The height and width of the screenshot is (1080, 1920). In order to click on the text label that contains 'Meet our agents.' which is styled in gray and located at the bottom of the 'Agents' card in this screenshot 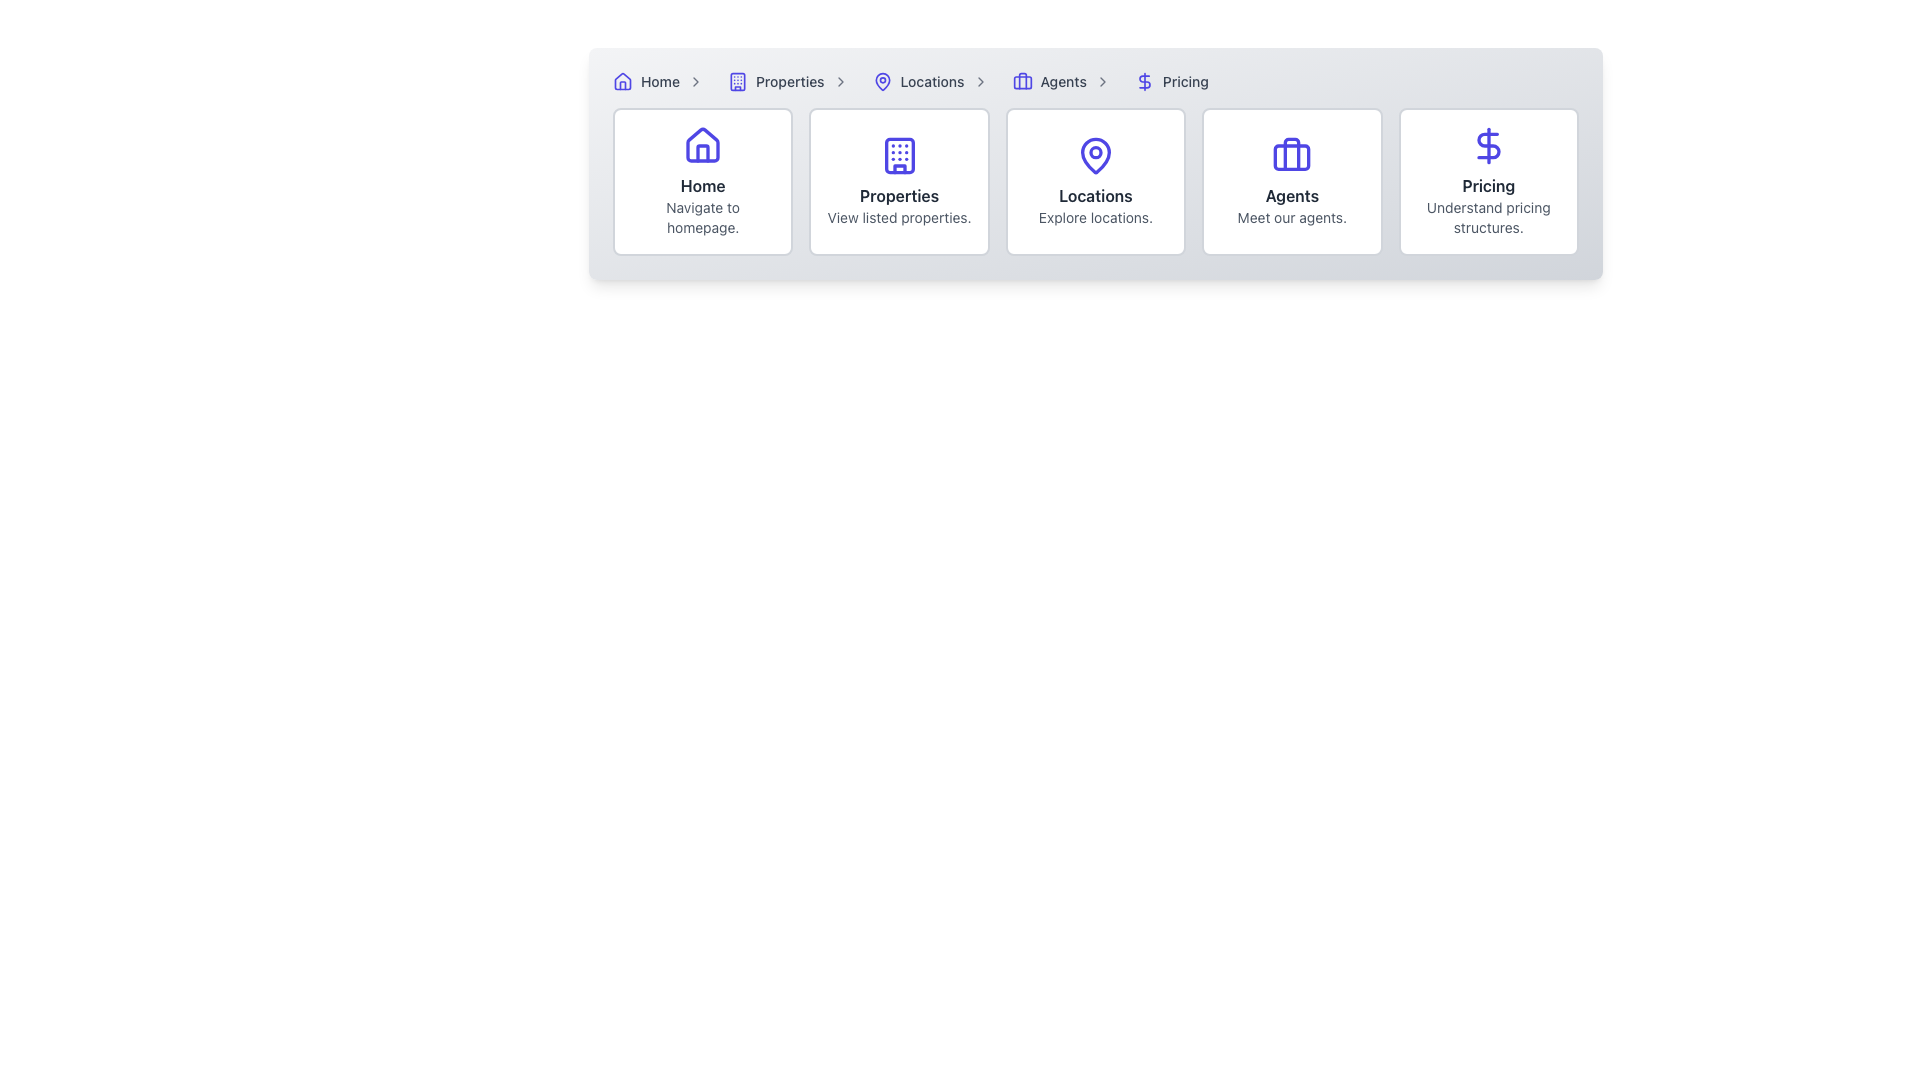, I will do `click(1292, 218)`.